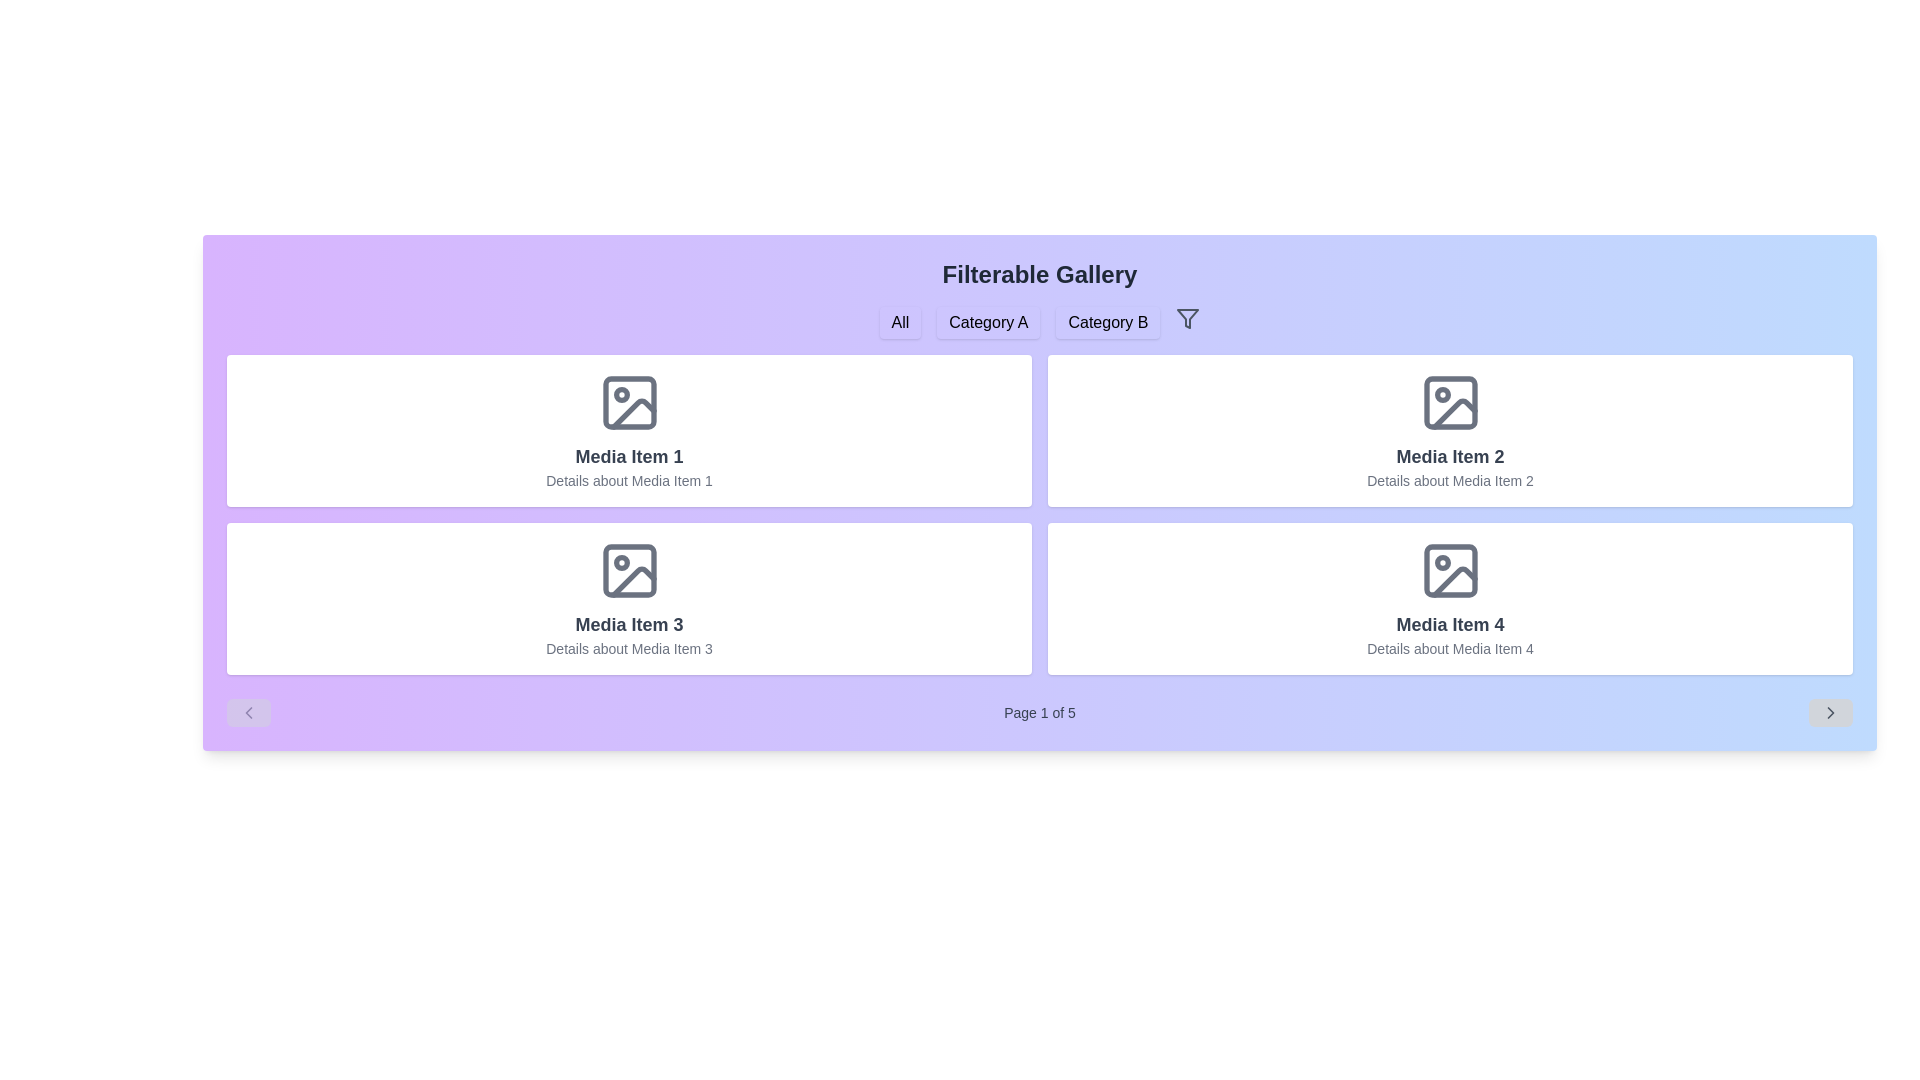 The image size is (1920, 1080). I want to click on icon of the Card element titled 'Media Item 1', which is a white card with rounded corners located at the top-left corner of the grid layout, so click(628, 430).